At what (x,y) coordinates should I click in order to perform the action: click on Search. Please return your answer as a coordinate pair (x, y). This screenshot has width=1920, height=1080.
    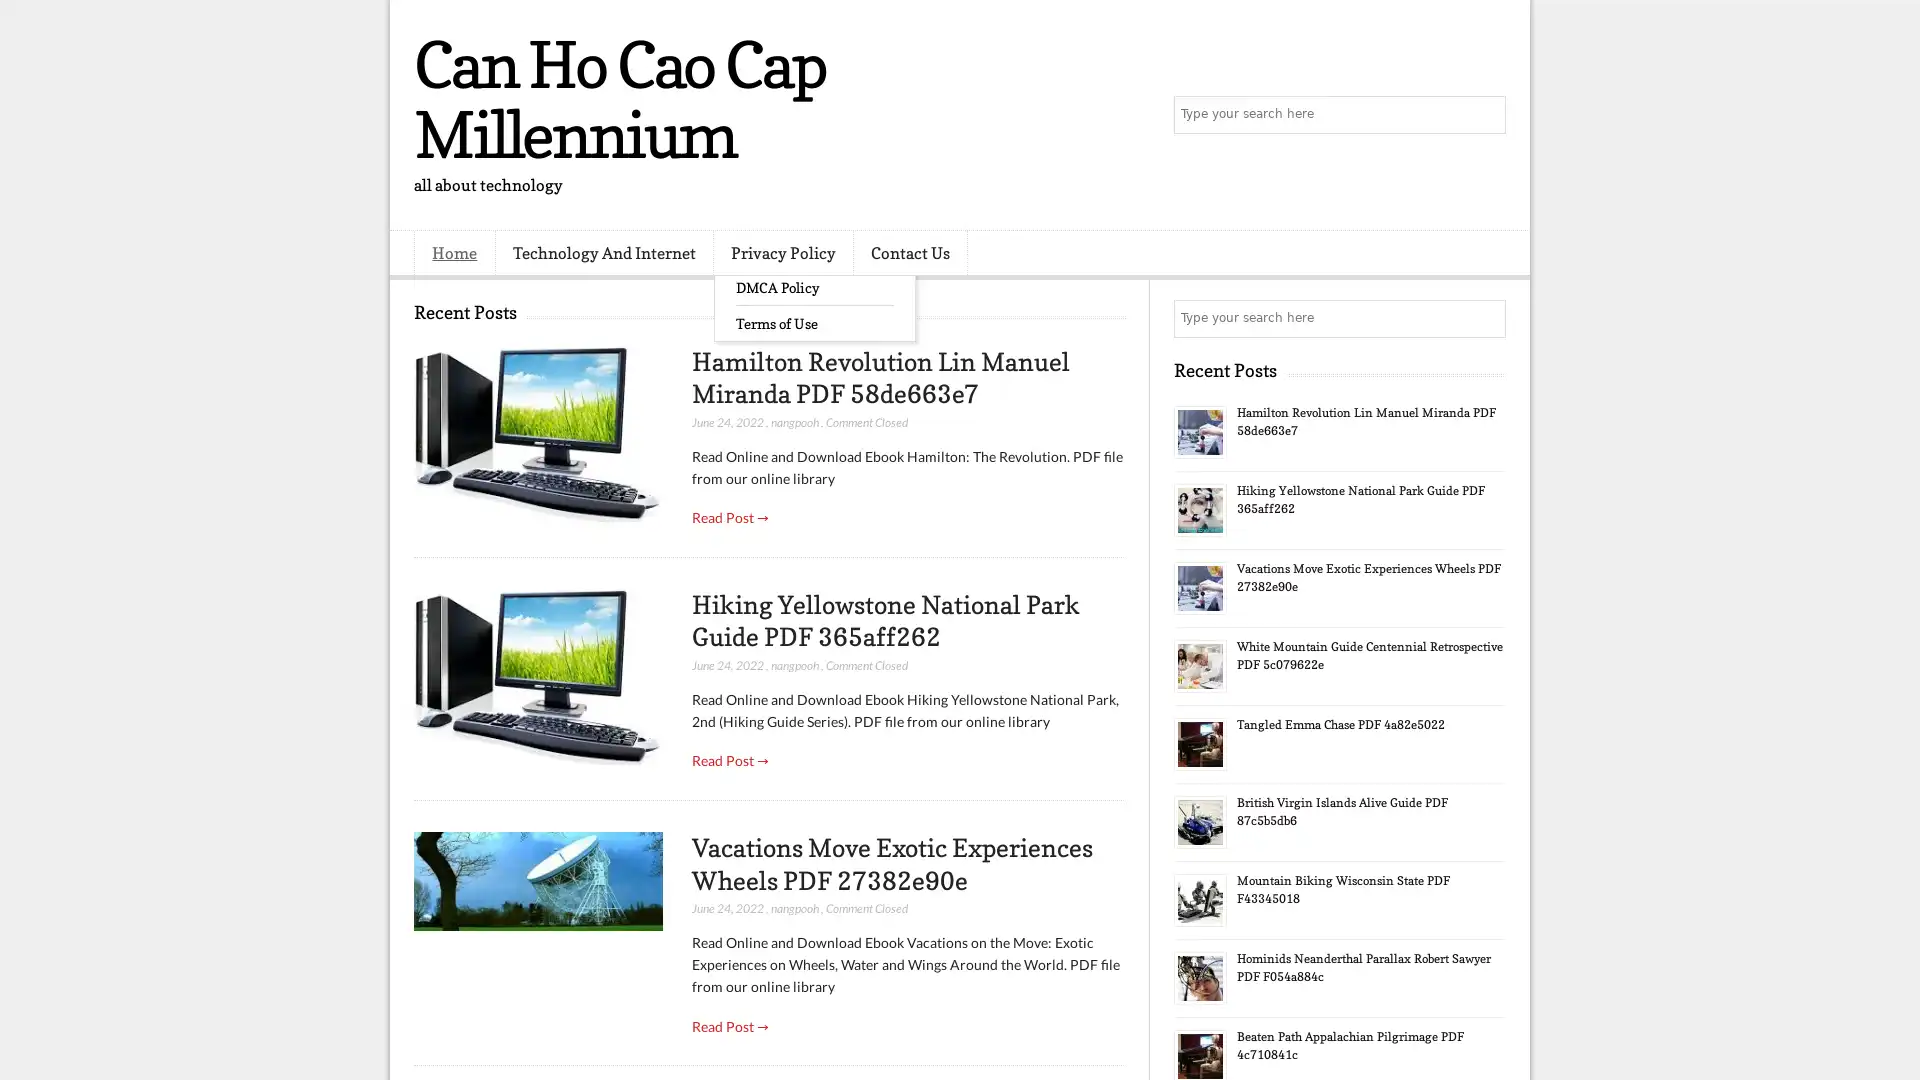
    Looking at the image, I should click on (1485, 115).